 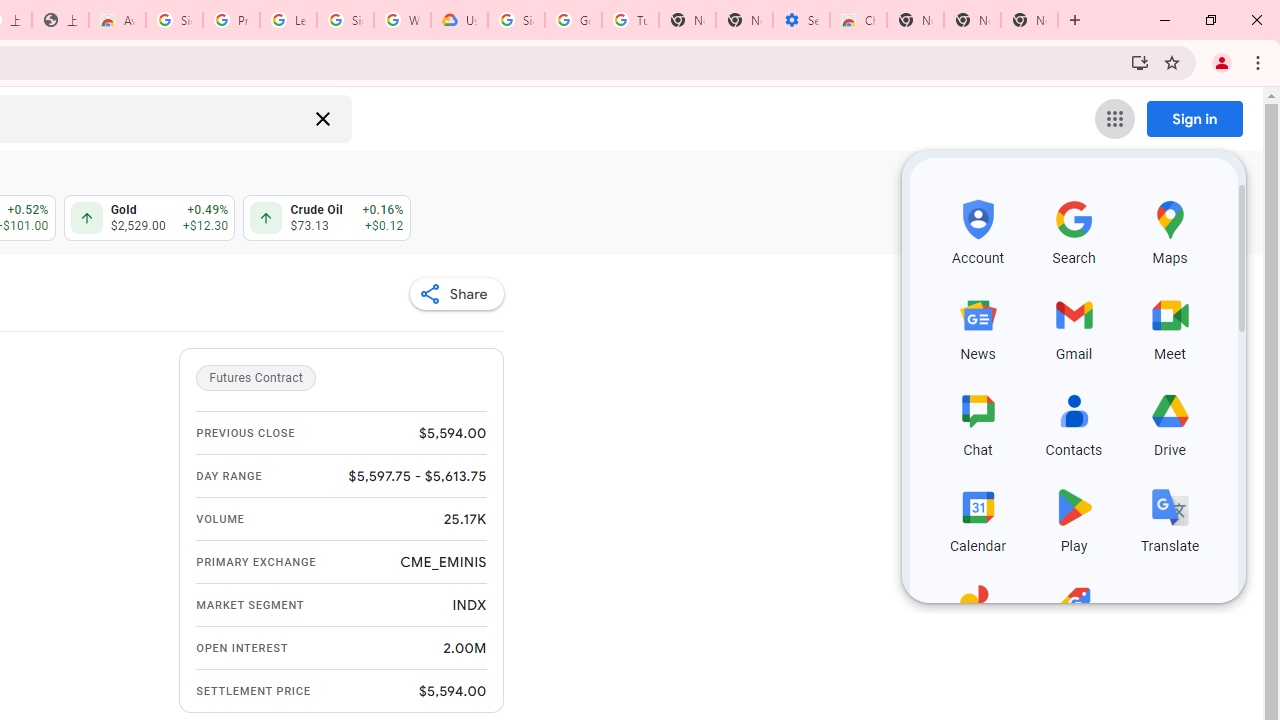 What do you see at coordinates (327, 218) in the screenshot?
I see `'Crude Oil $73.13 Up by 0.16% +$0.12'` at bounding box center [327, 218].